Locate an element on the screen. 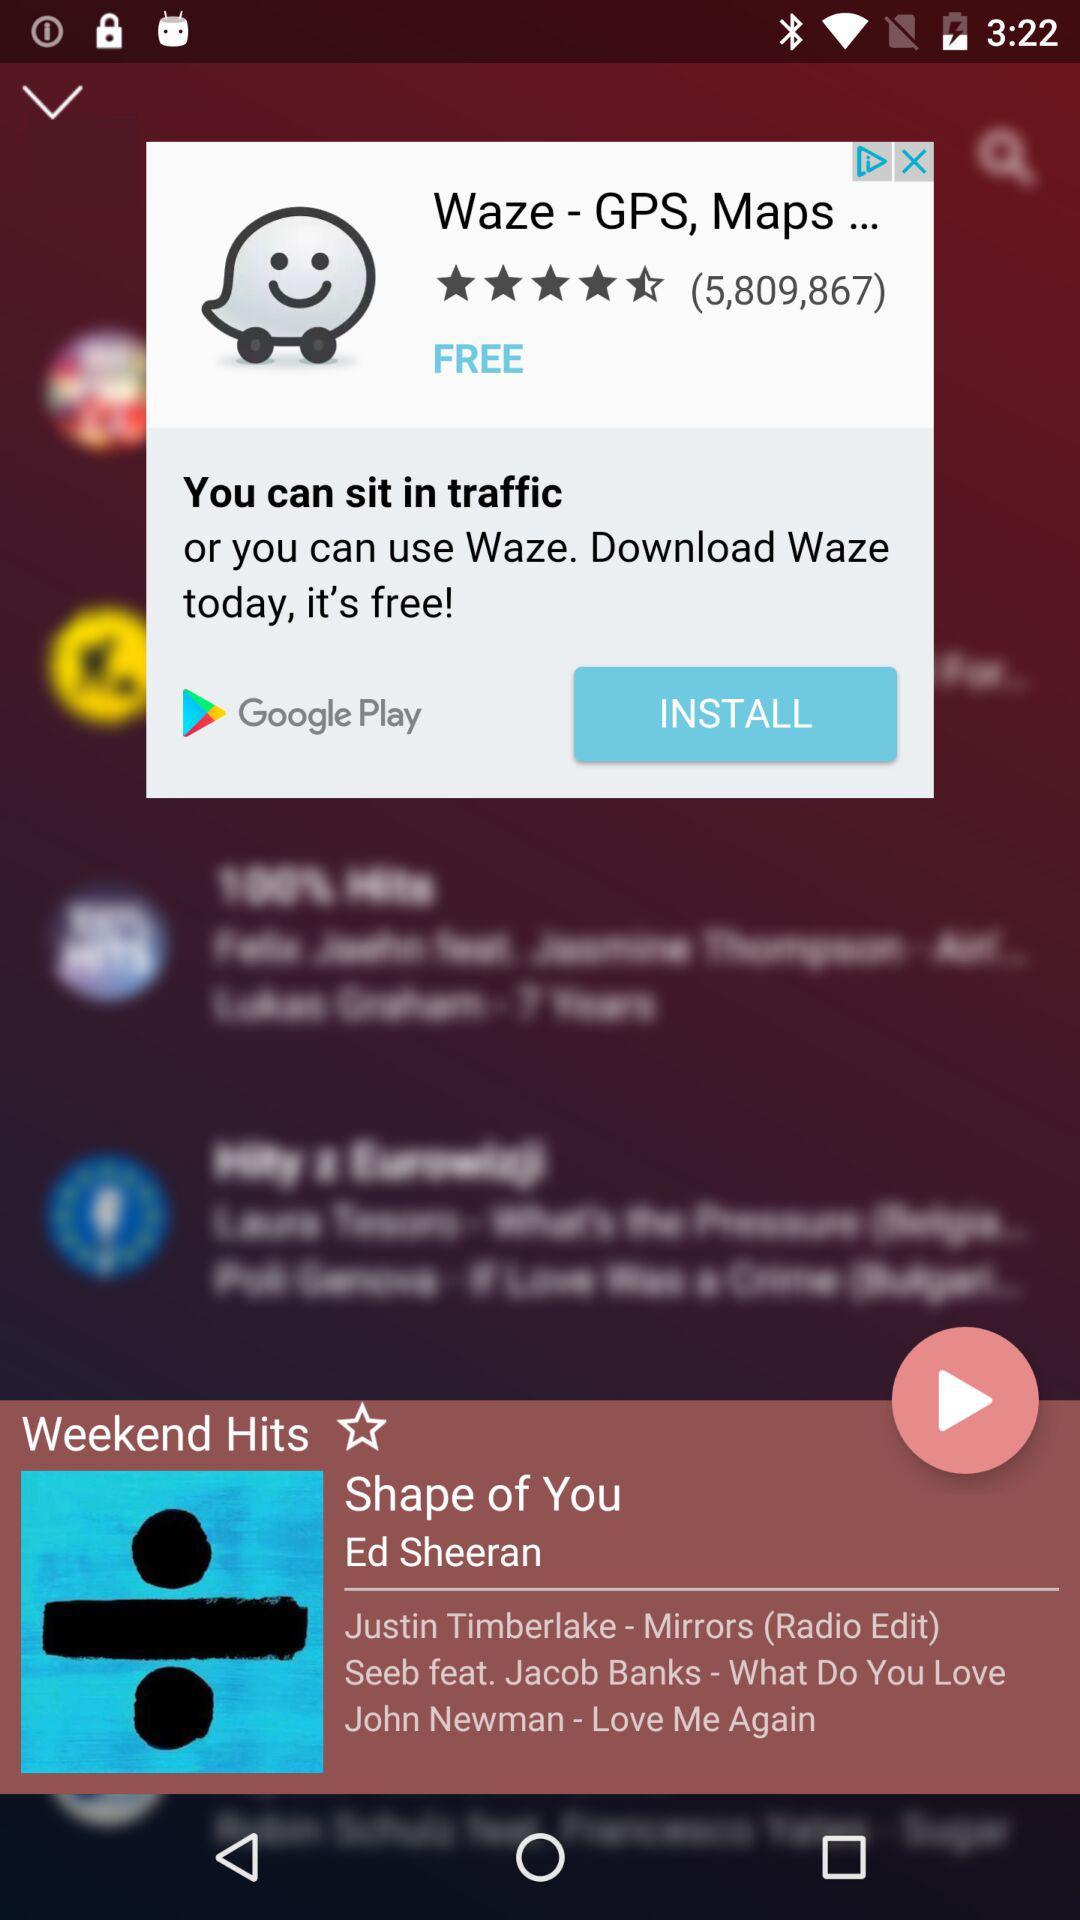  bookmark is located at coordinates (352, 1429).